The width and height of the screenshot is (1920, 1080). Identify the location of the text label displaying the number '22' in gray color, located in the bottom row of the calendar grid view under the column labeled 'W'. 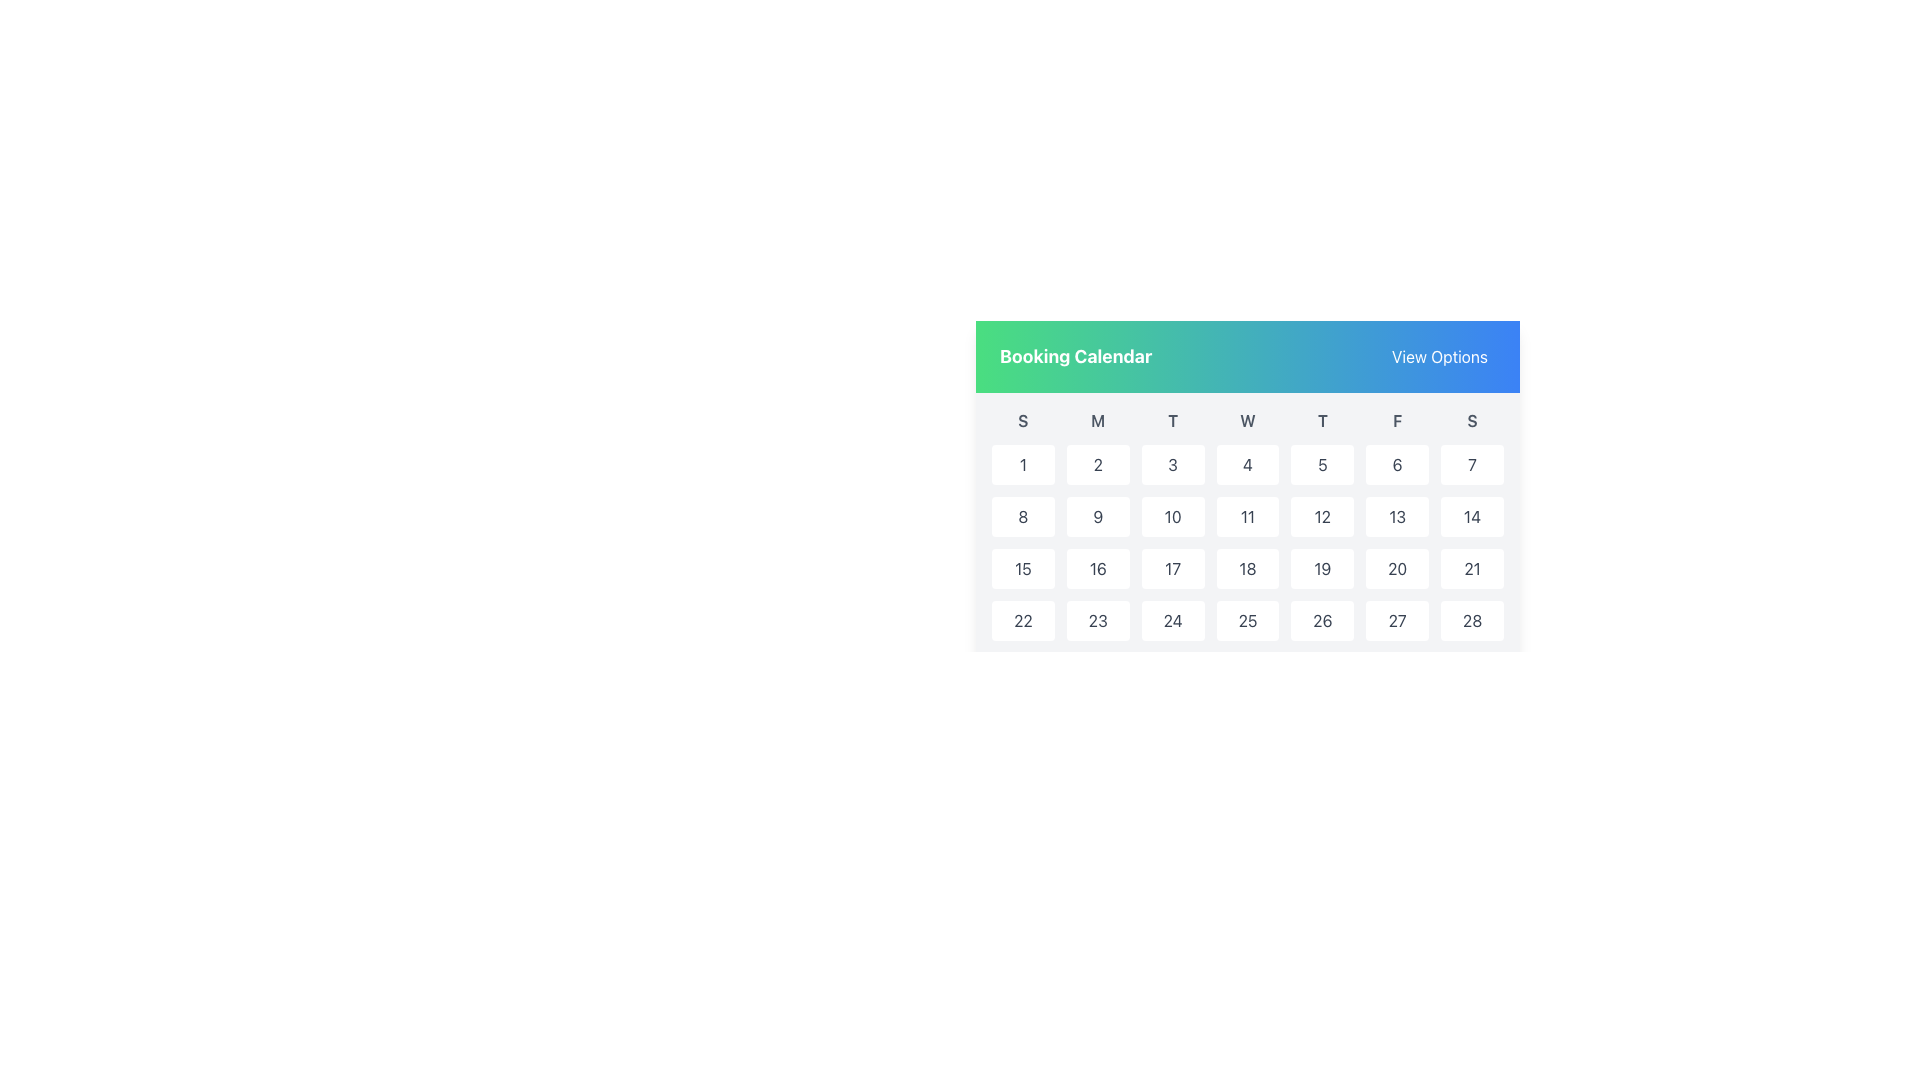
(1023, 620).